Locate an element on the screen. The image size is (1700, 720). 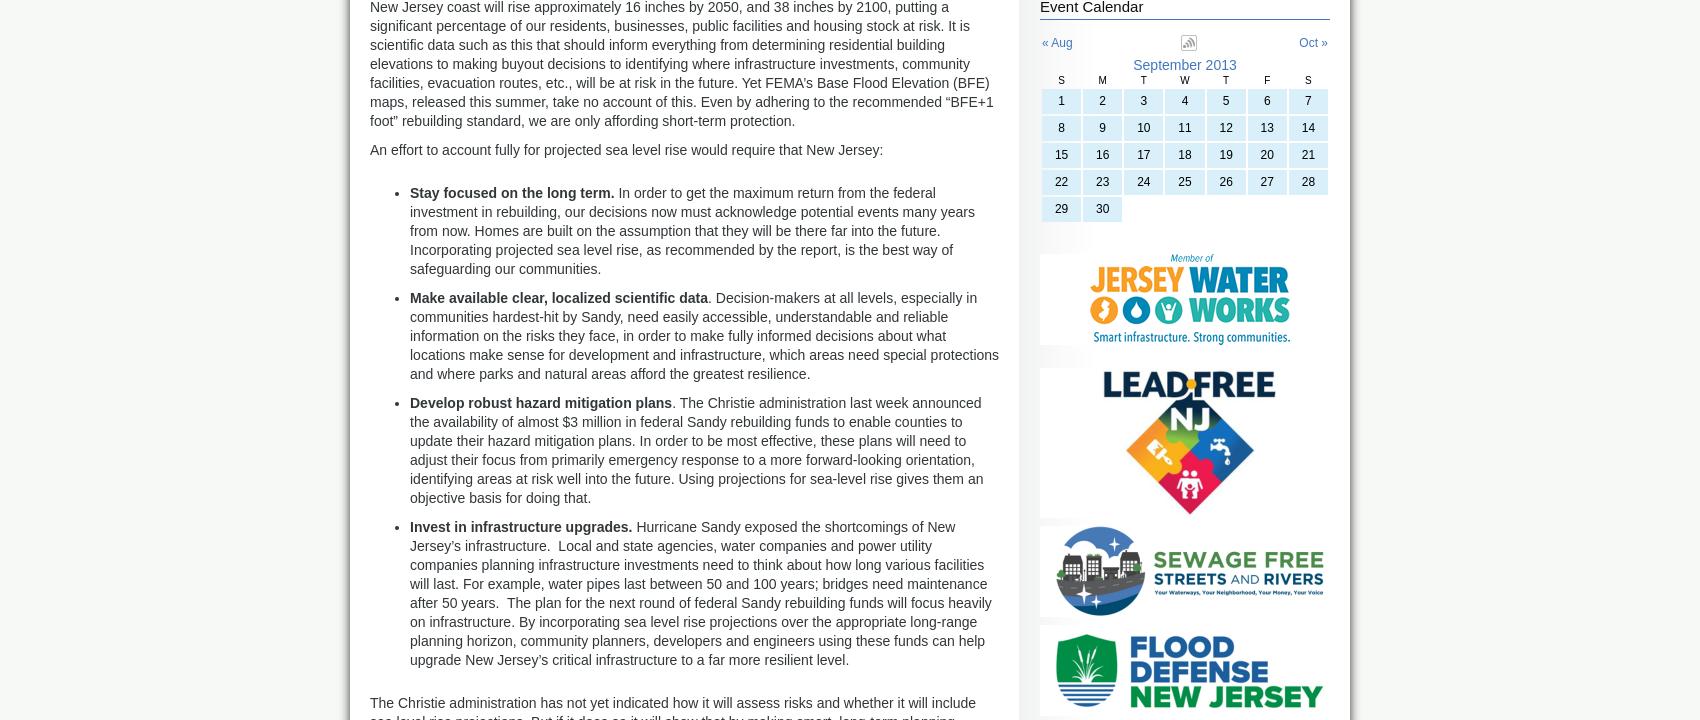
'24' is located at coordinates (1136, 182).